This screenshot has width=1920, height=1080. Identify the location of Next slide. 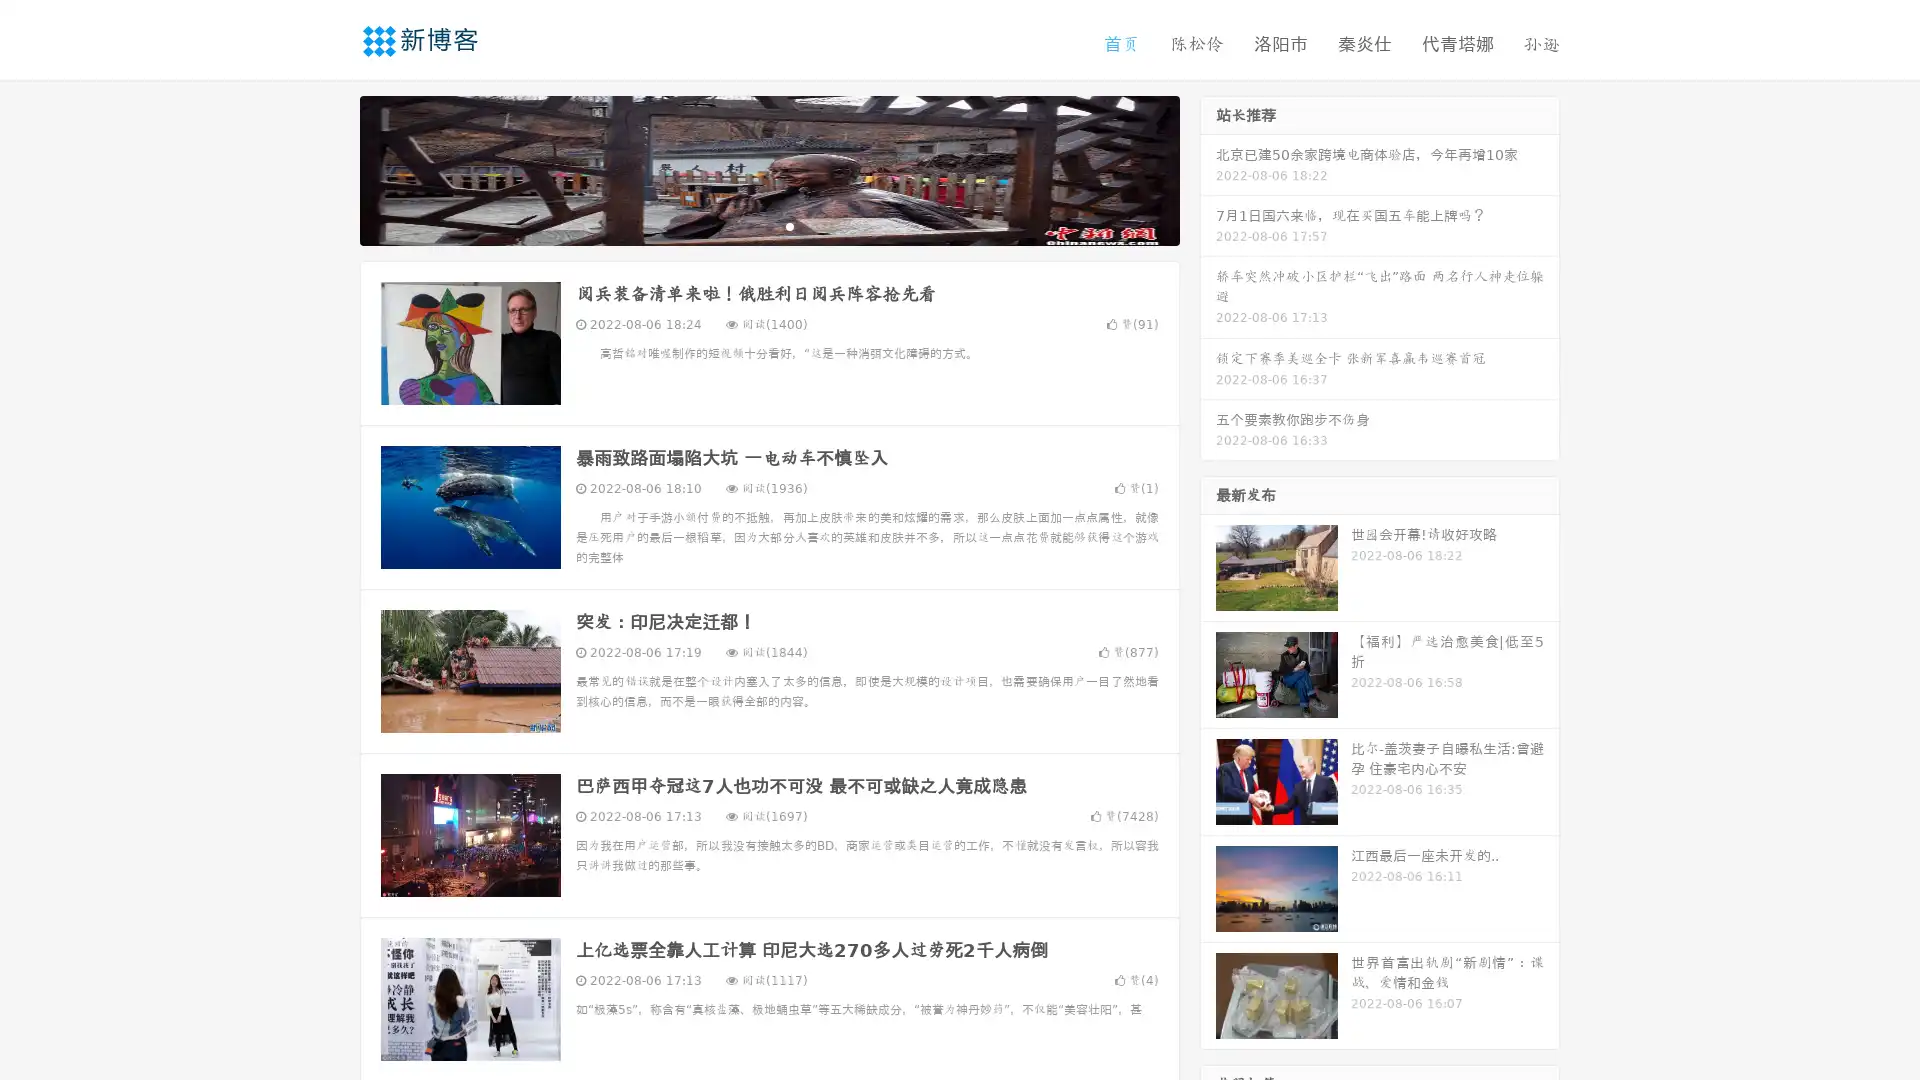
(1208, 168).